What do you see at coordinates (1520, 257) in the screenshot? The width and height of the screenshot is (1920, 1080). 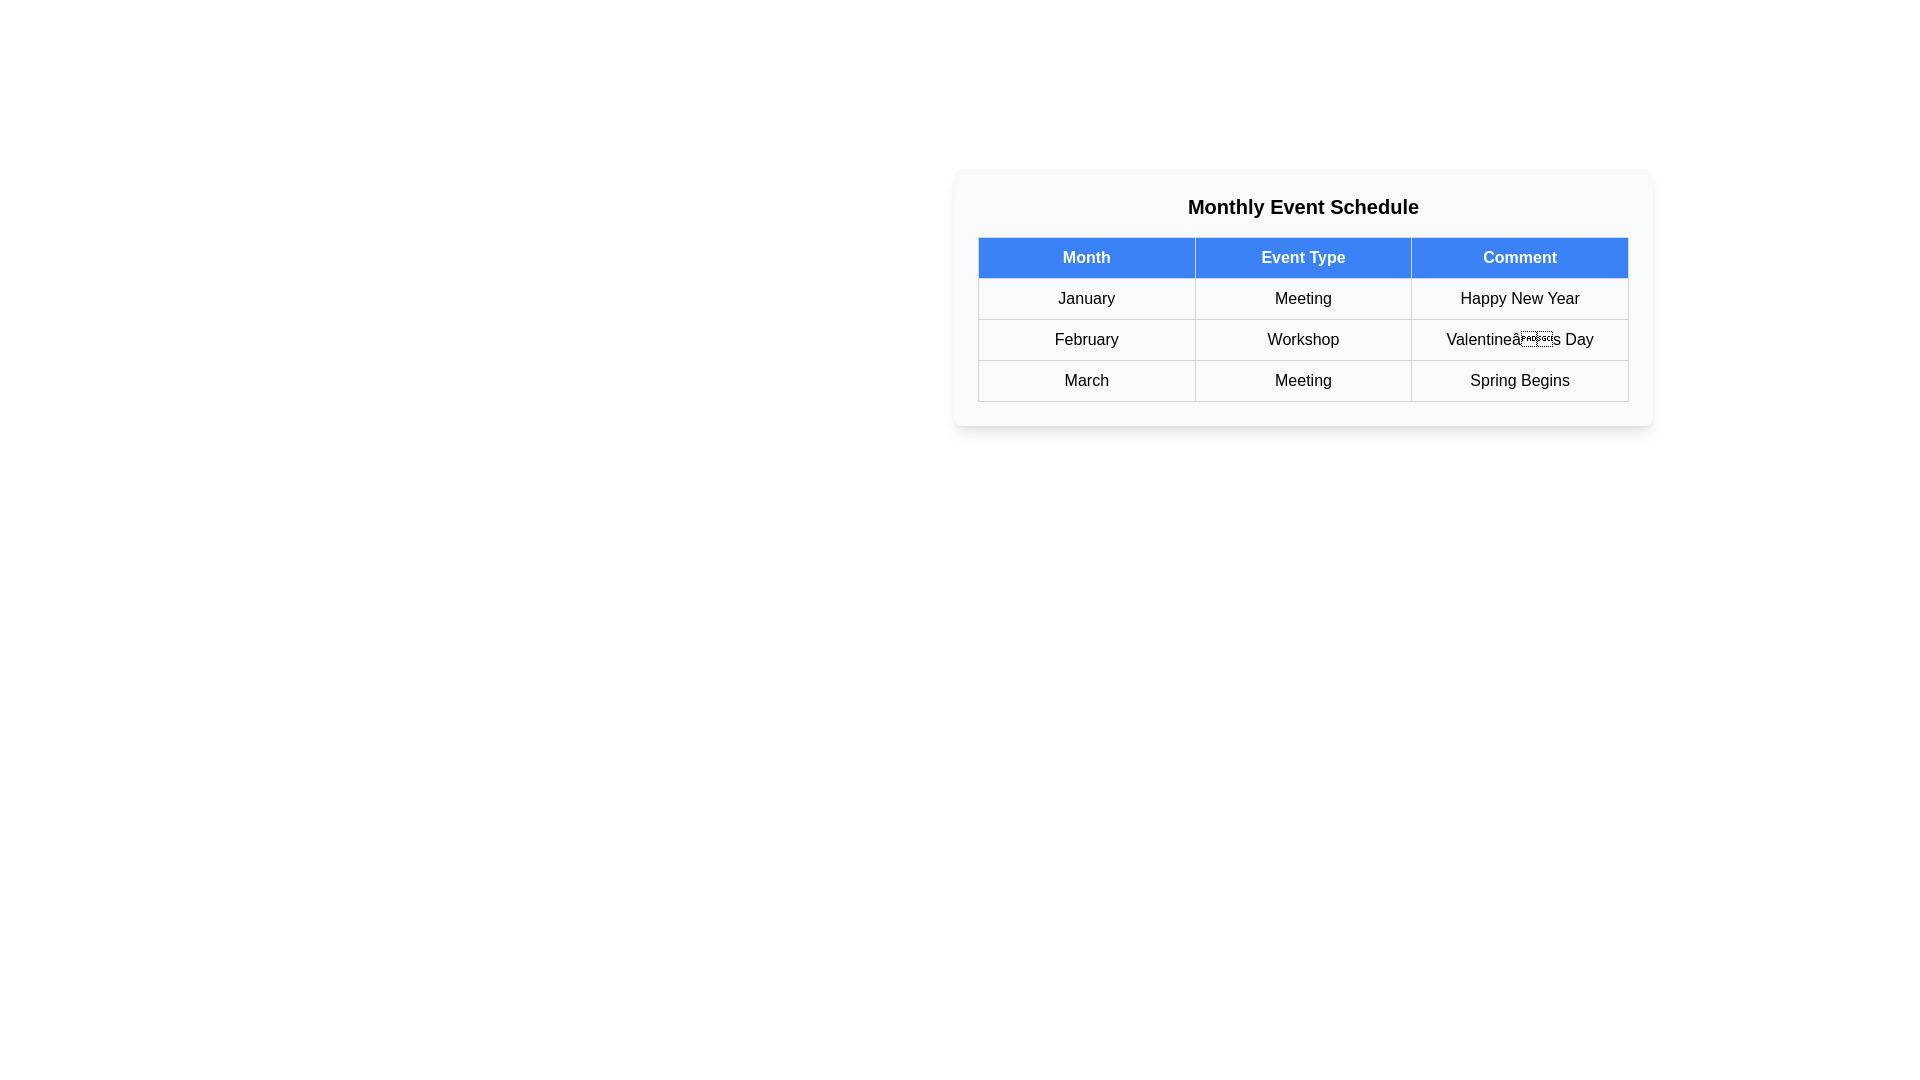 I see `the table header column Comment to sort the table by that column` at bounding box center [1520, 257].